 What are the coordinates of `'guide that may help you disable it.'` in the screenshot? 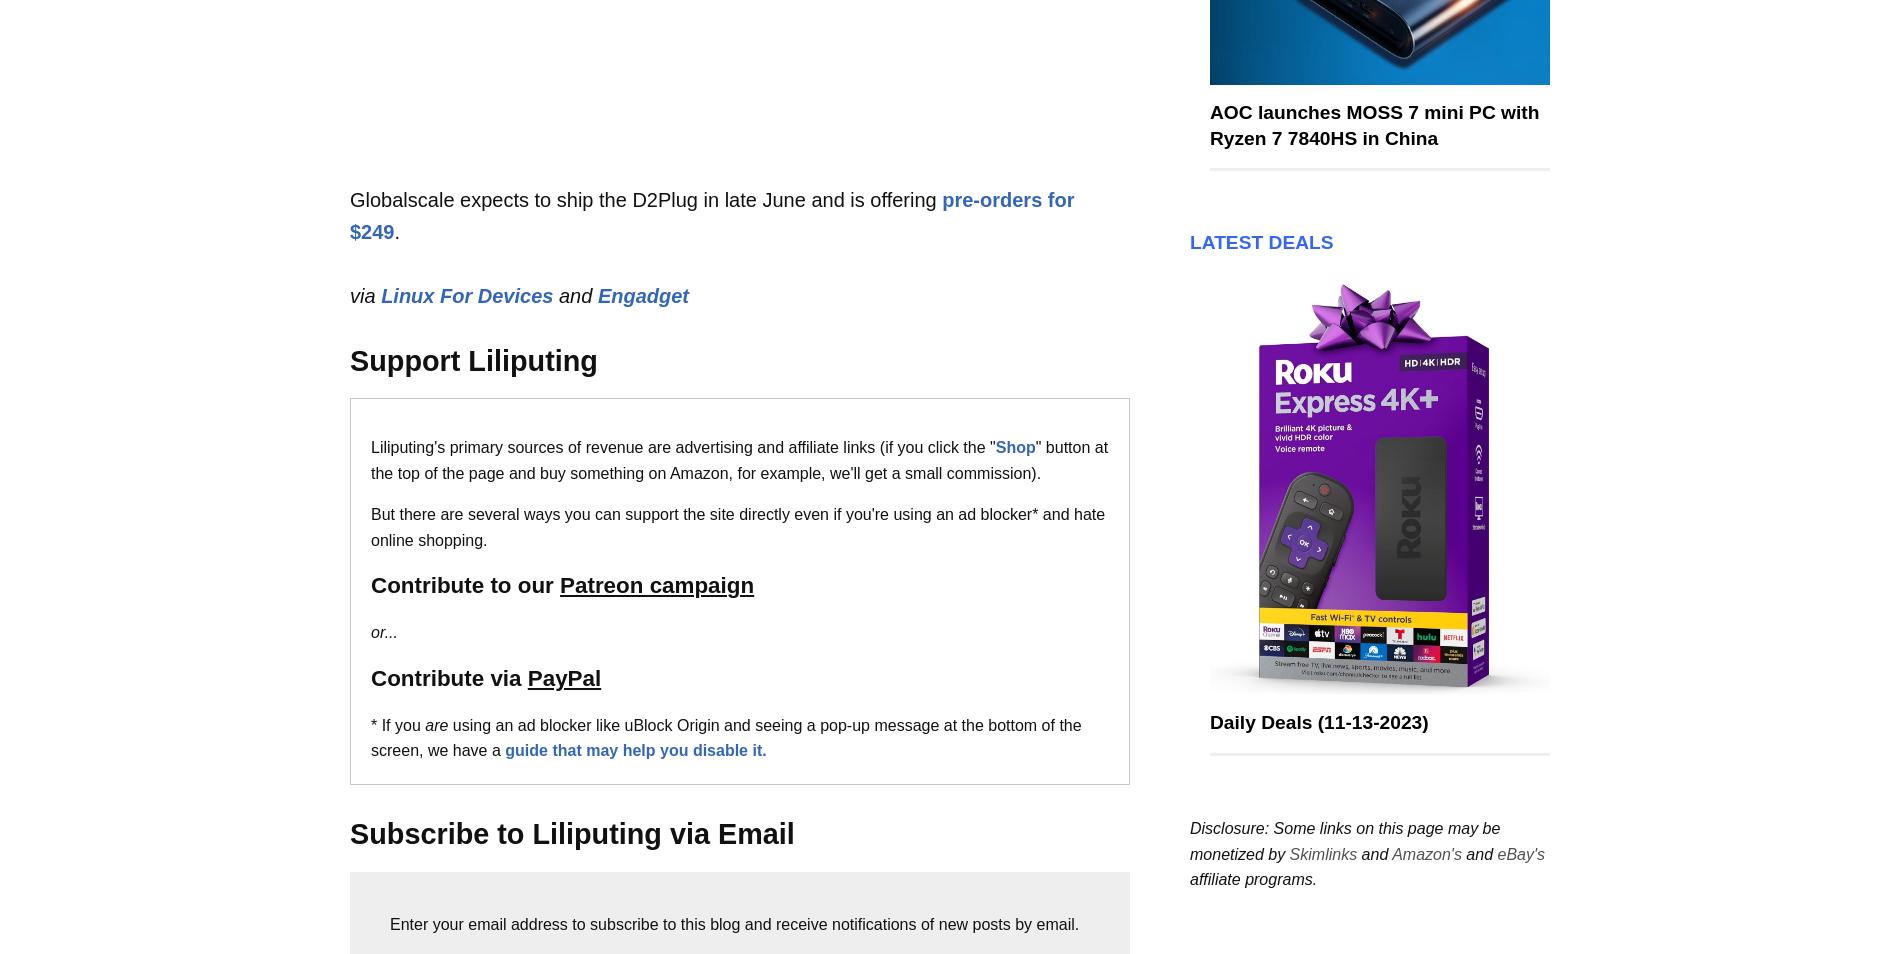 It's located at (635, 750).